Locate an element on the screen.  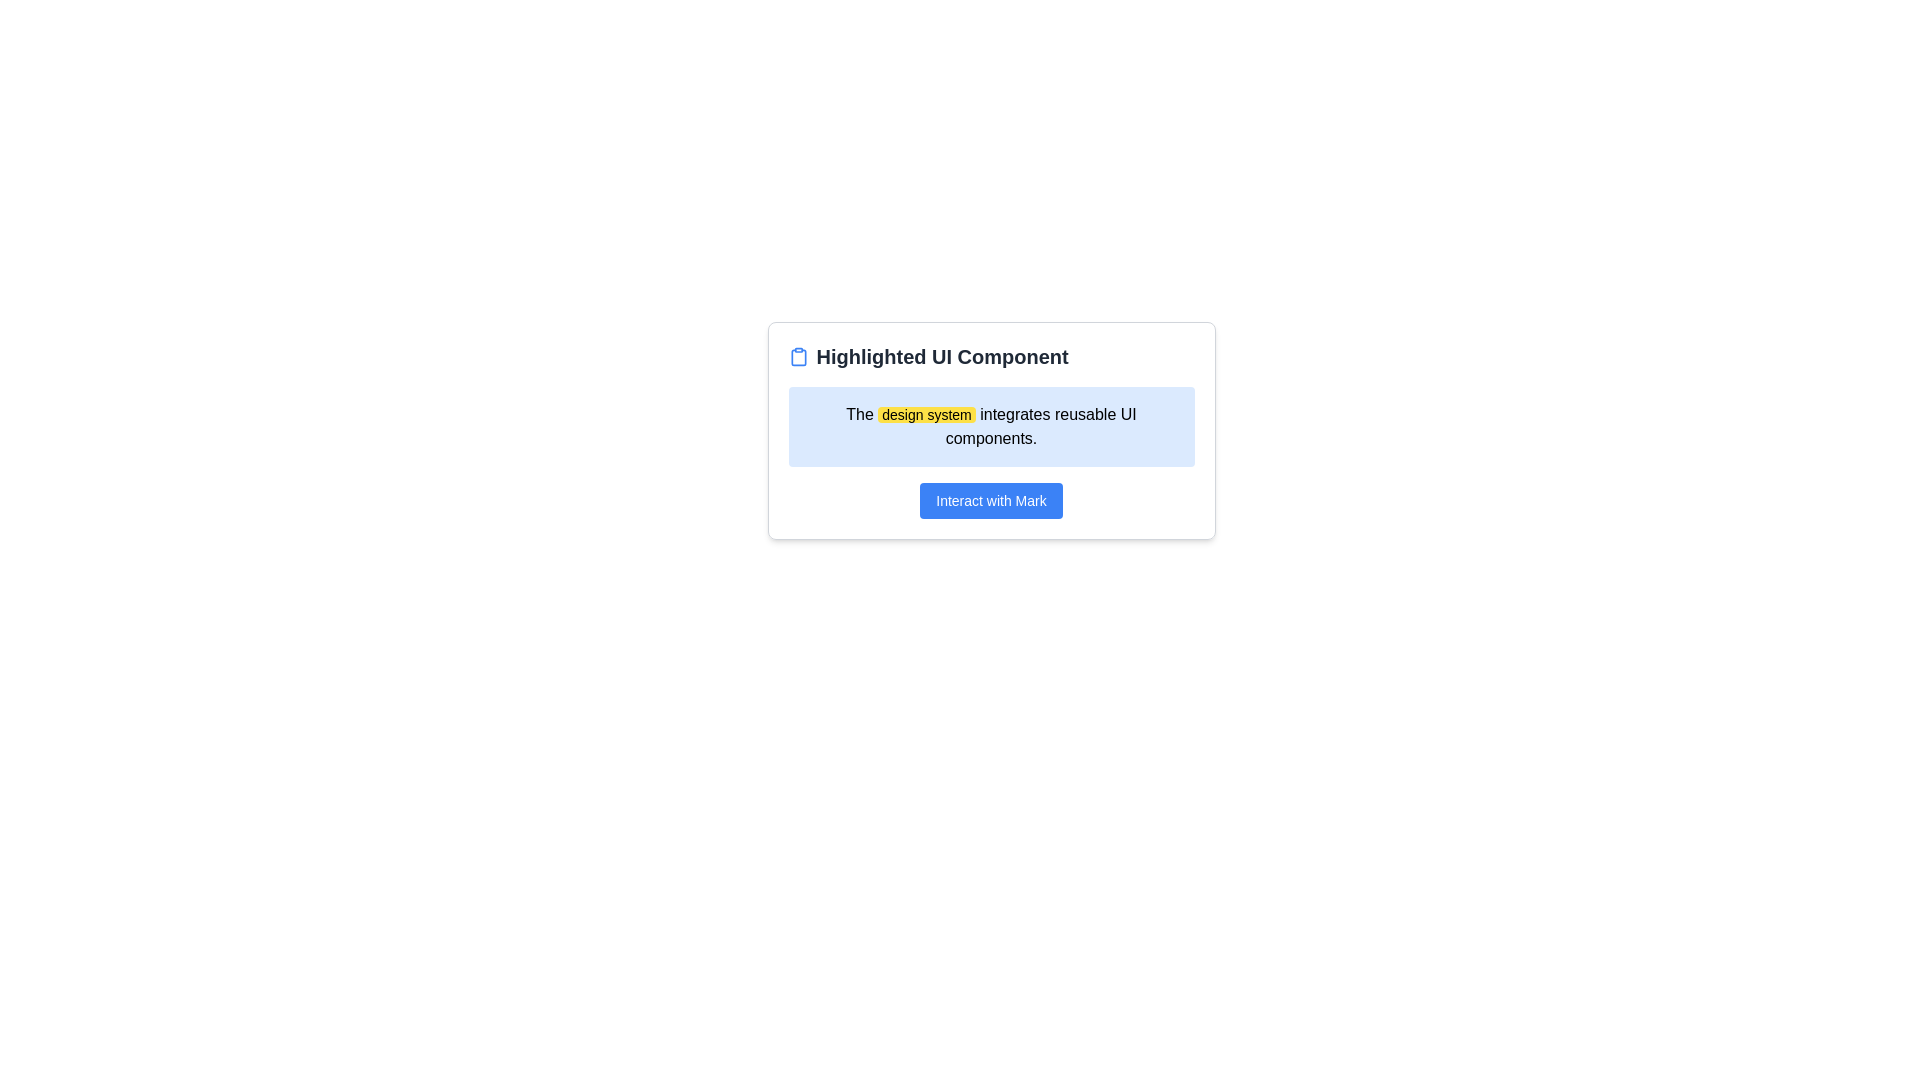
information displayed in the blue rectangular box containing the text 'The design system integrates reusable UI components.' with 'design system' highlighted in yellow is located at coordinates (991, 426).